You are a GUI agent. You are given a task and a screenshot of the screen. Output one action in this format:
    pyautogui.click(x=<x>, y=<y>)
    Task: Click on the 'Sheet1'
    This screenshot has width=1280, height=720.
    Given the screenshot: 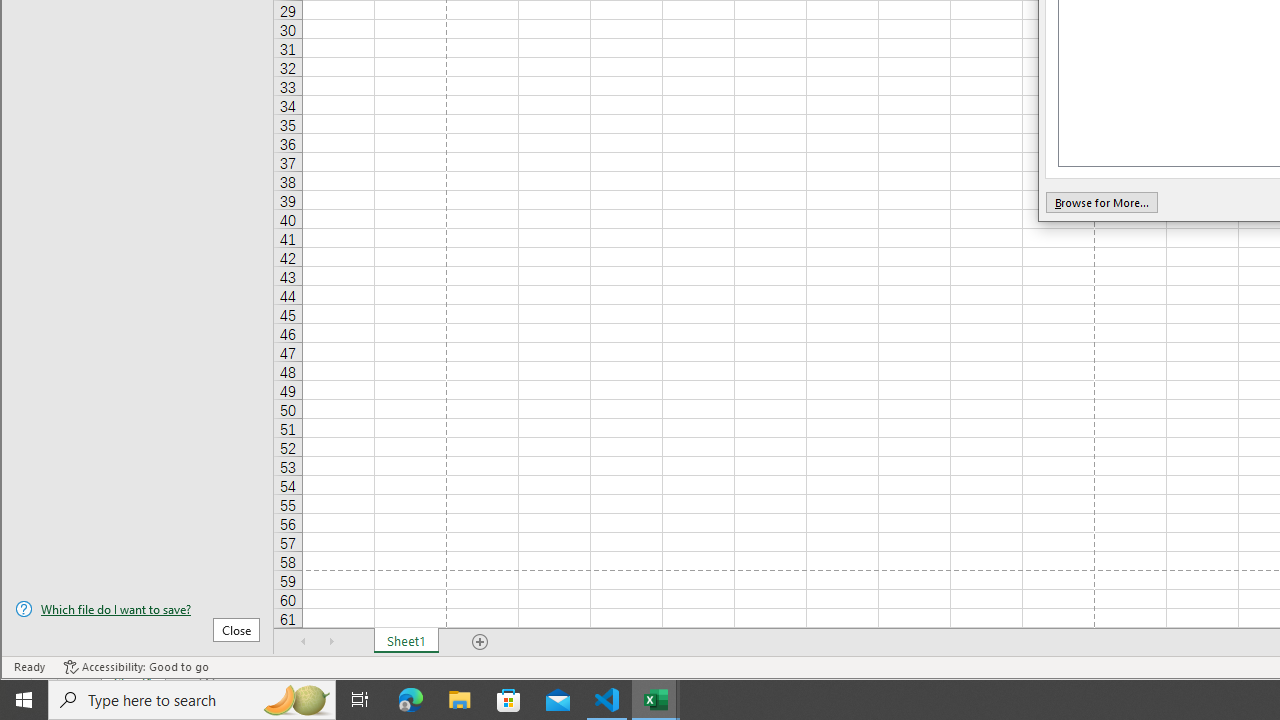 What is the action you would take?
    pyautogui.click(x=405, y=641)
    